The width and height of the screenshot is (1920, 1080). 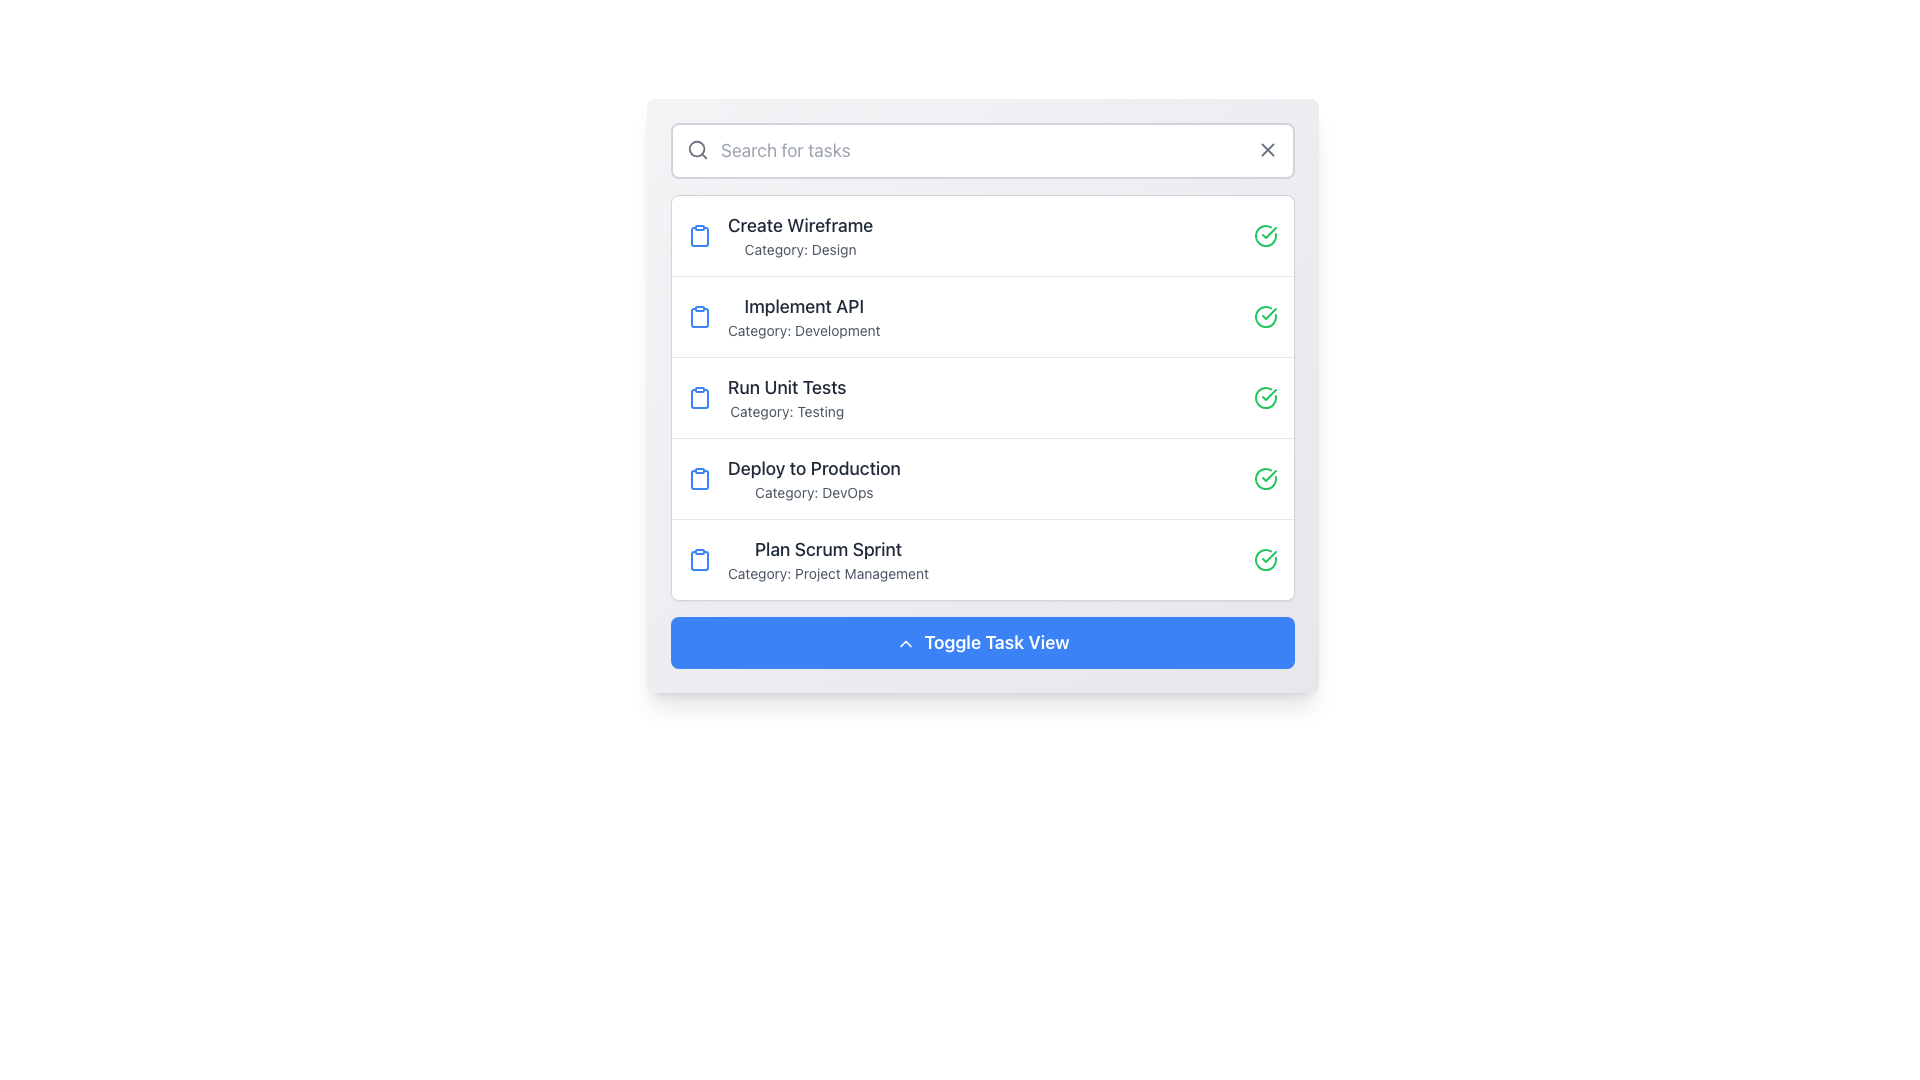 What do you see at coordinates (983, 234) in the screenshot?
I see `the task item titled 'Create Wireframe' in the task list, which is the first row in the list categorized under 'Design'` at bounding box center [983, 234].